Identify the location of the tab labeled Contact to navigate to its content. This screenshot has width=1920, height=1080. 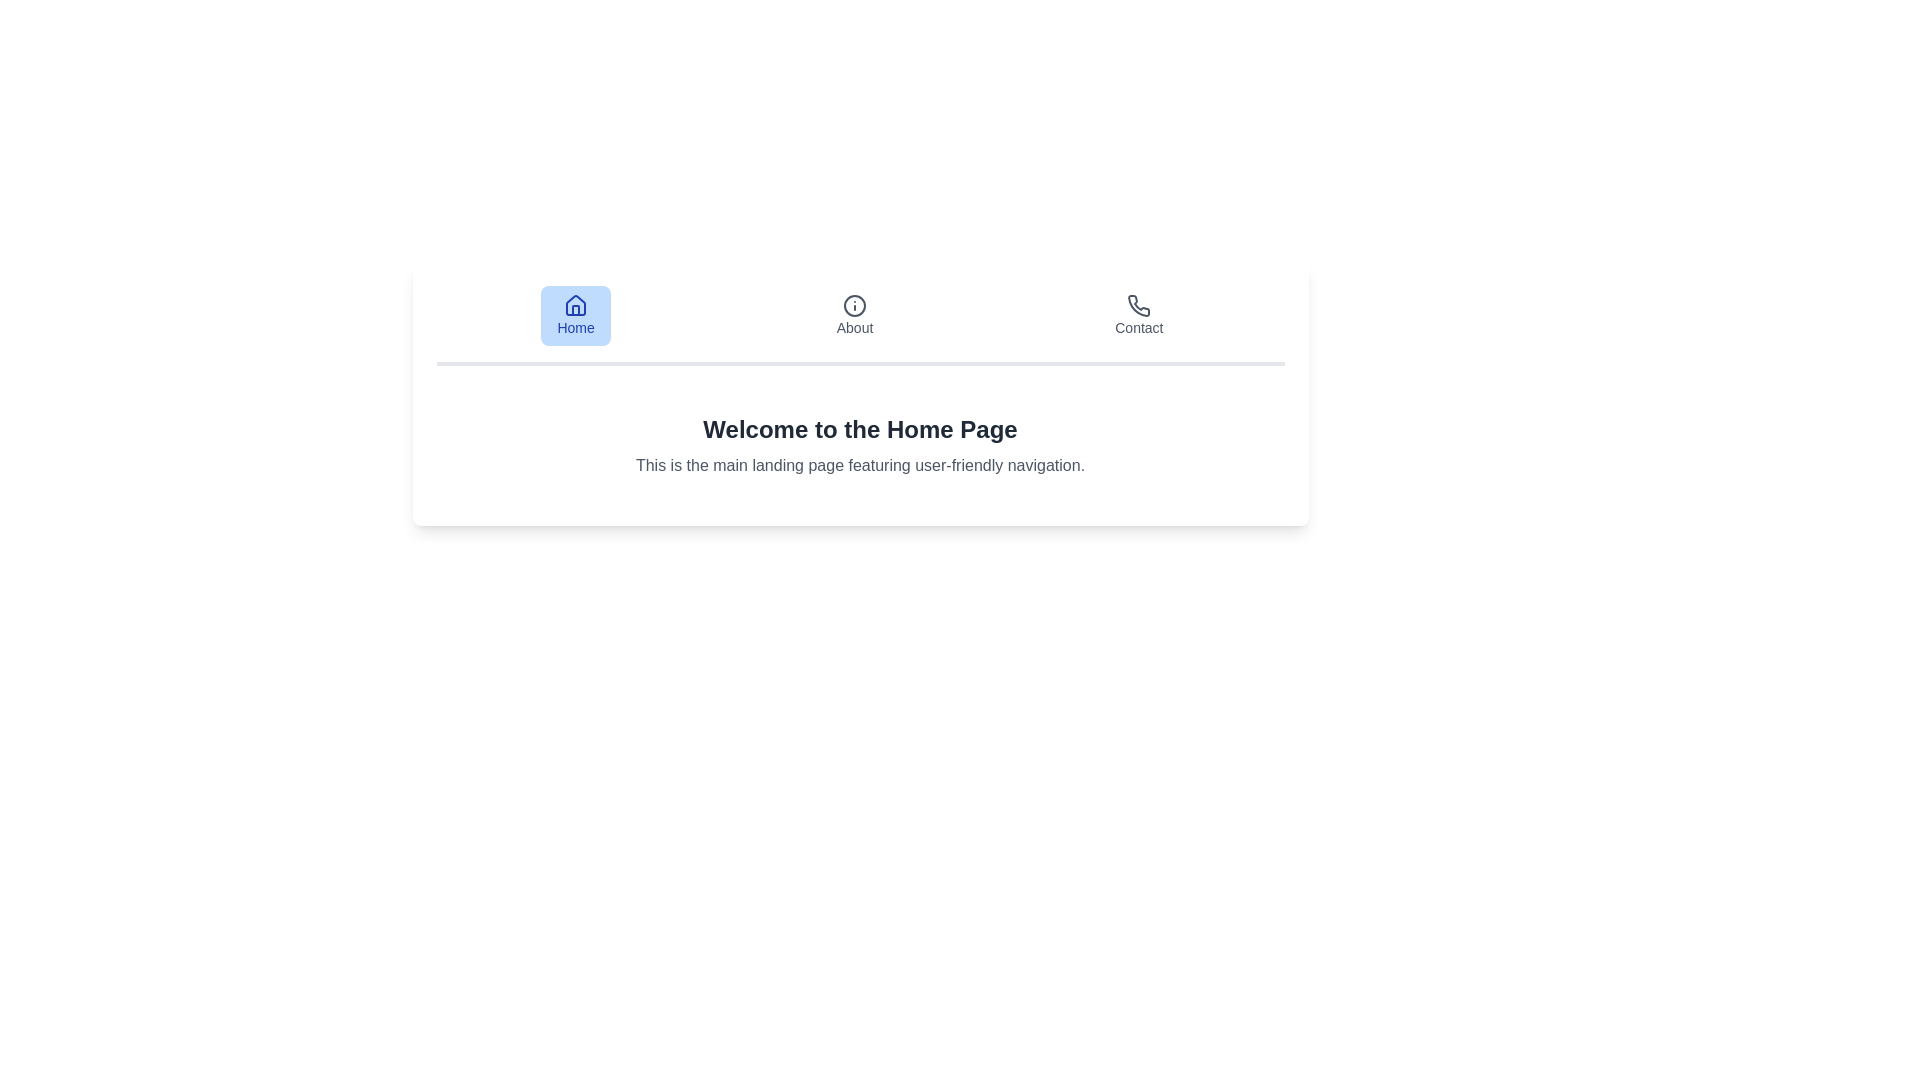
(1139, 315).